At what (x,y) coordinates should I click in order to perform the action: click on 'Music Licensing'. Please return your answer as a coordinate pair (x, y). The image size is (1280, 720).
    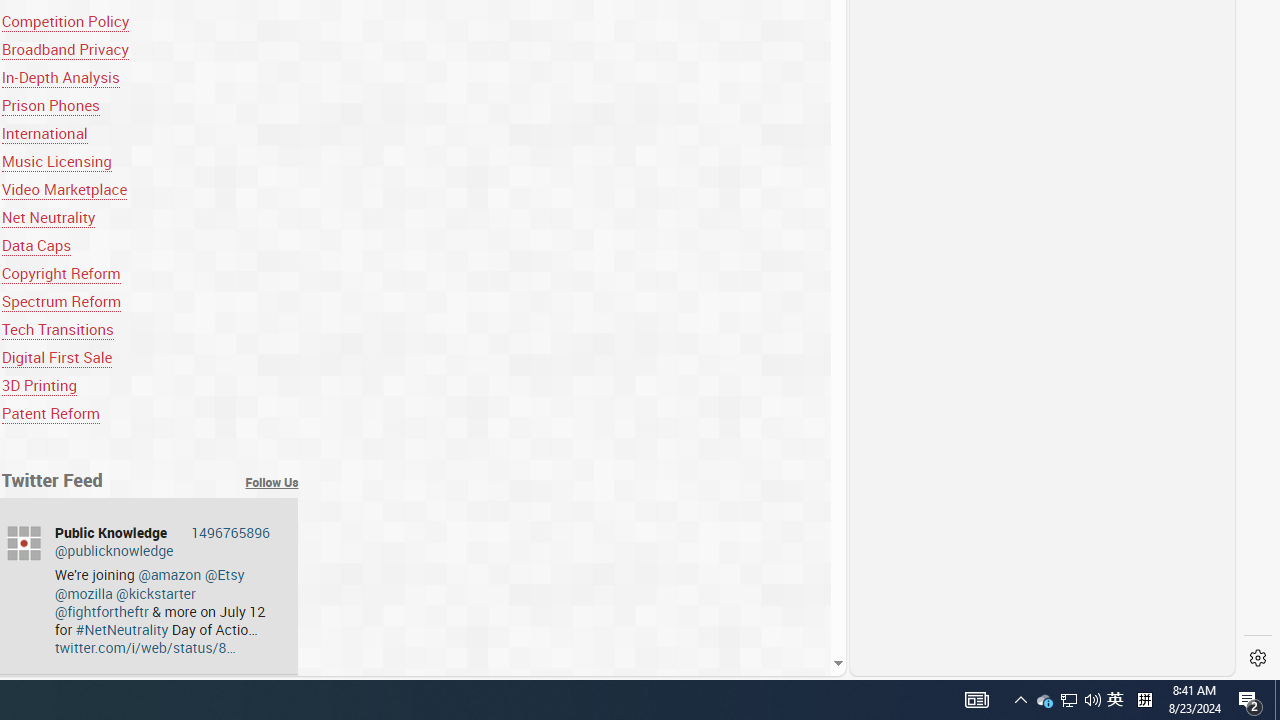
    Looking at the image, I should click on (56, 160).